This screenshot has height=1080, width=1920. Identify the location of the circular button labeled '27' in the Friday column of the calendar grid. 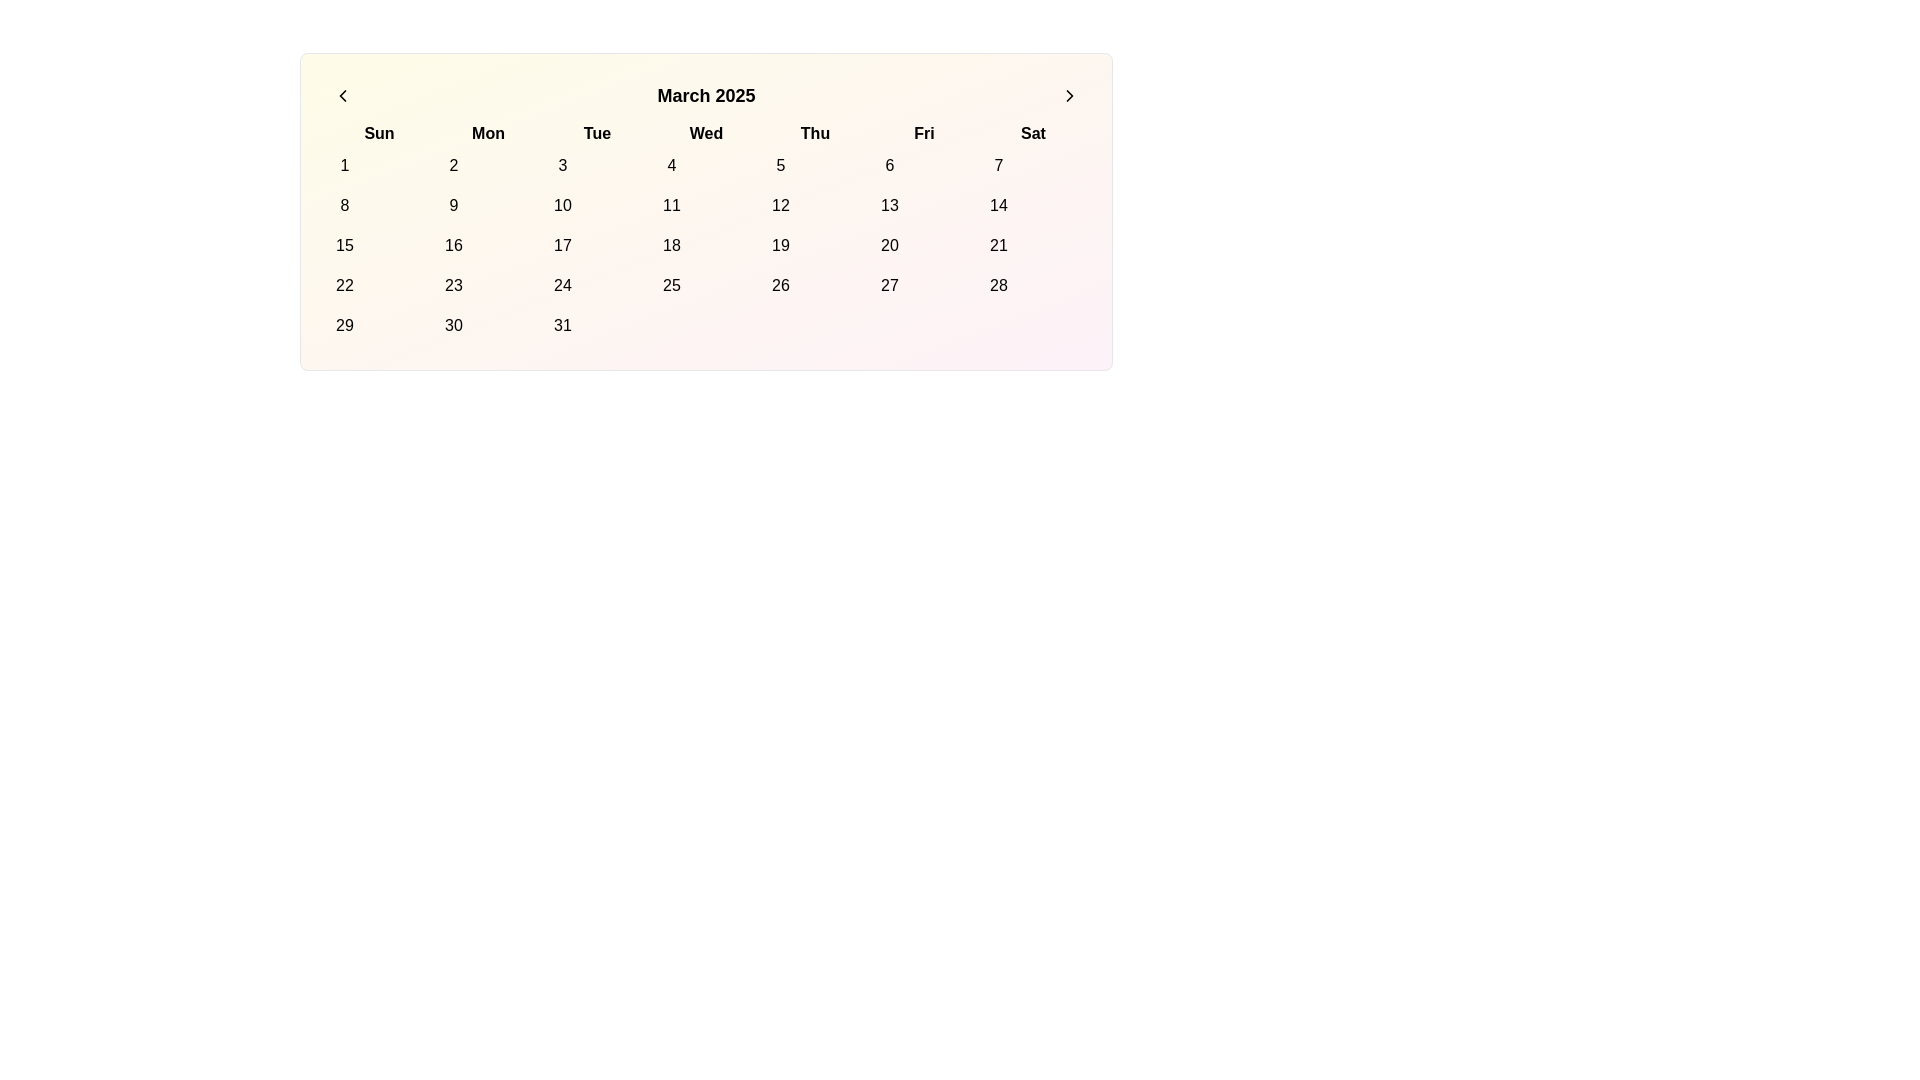
(888, 285).